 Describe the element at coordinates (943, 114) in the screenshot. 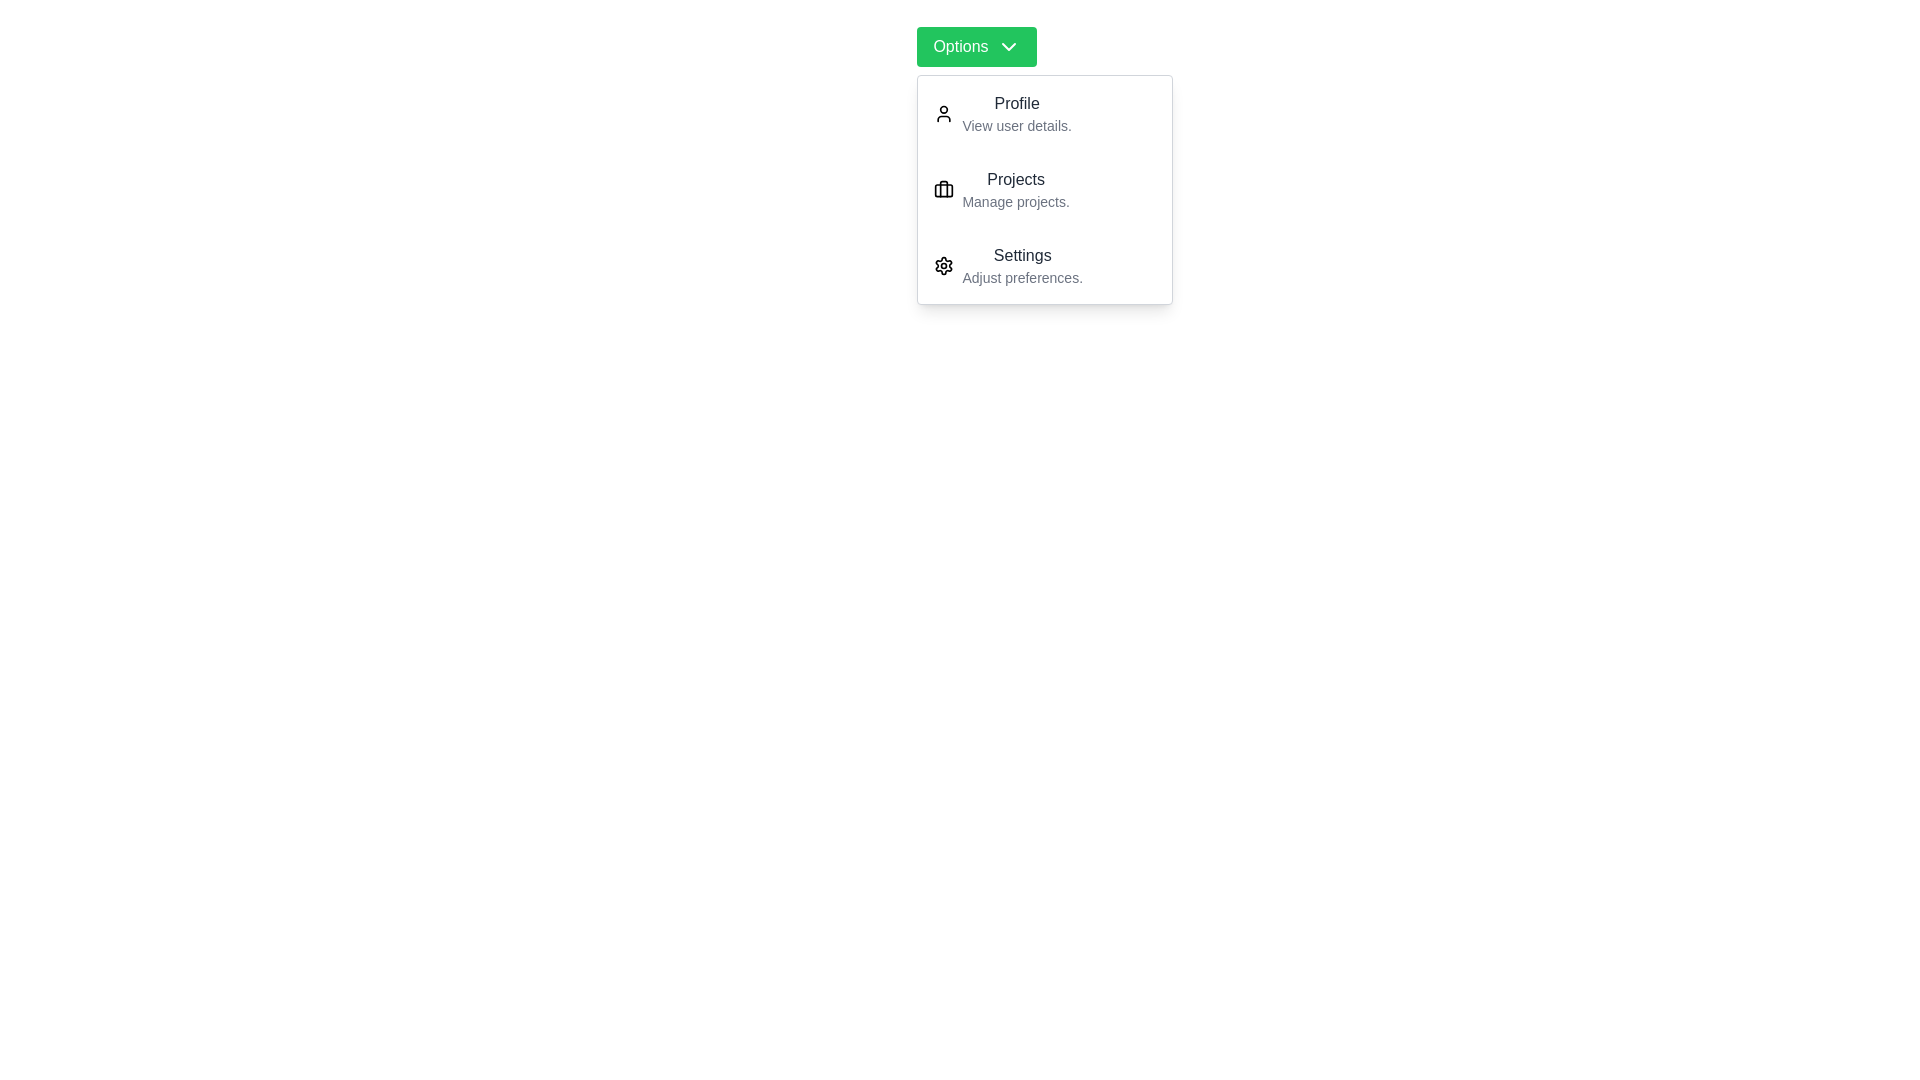

I see `the icon for Profile` at that location.